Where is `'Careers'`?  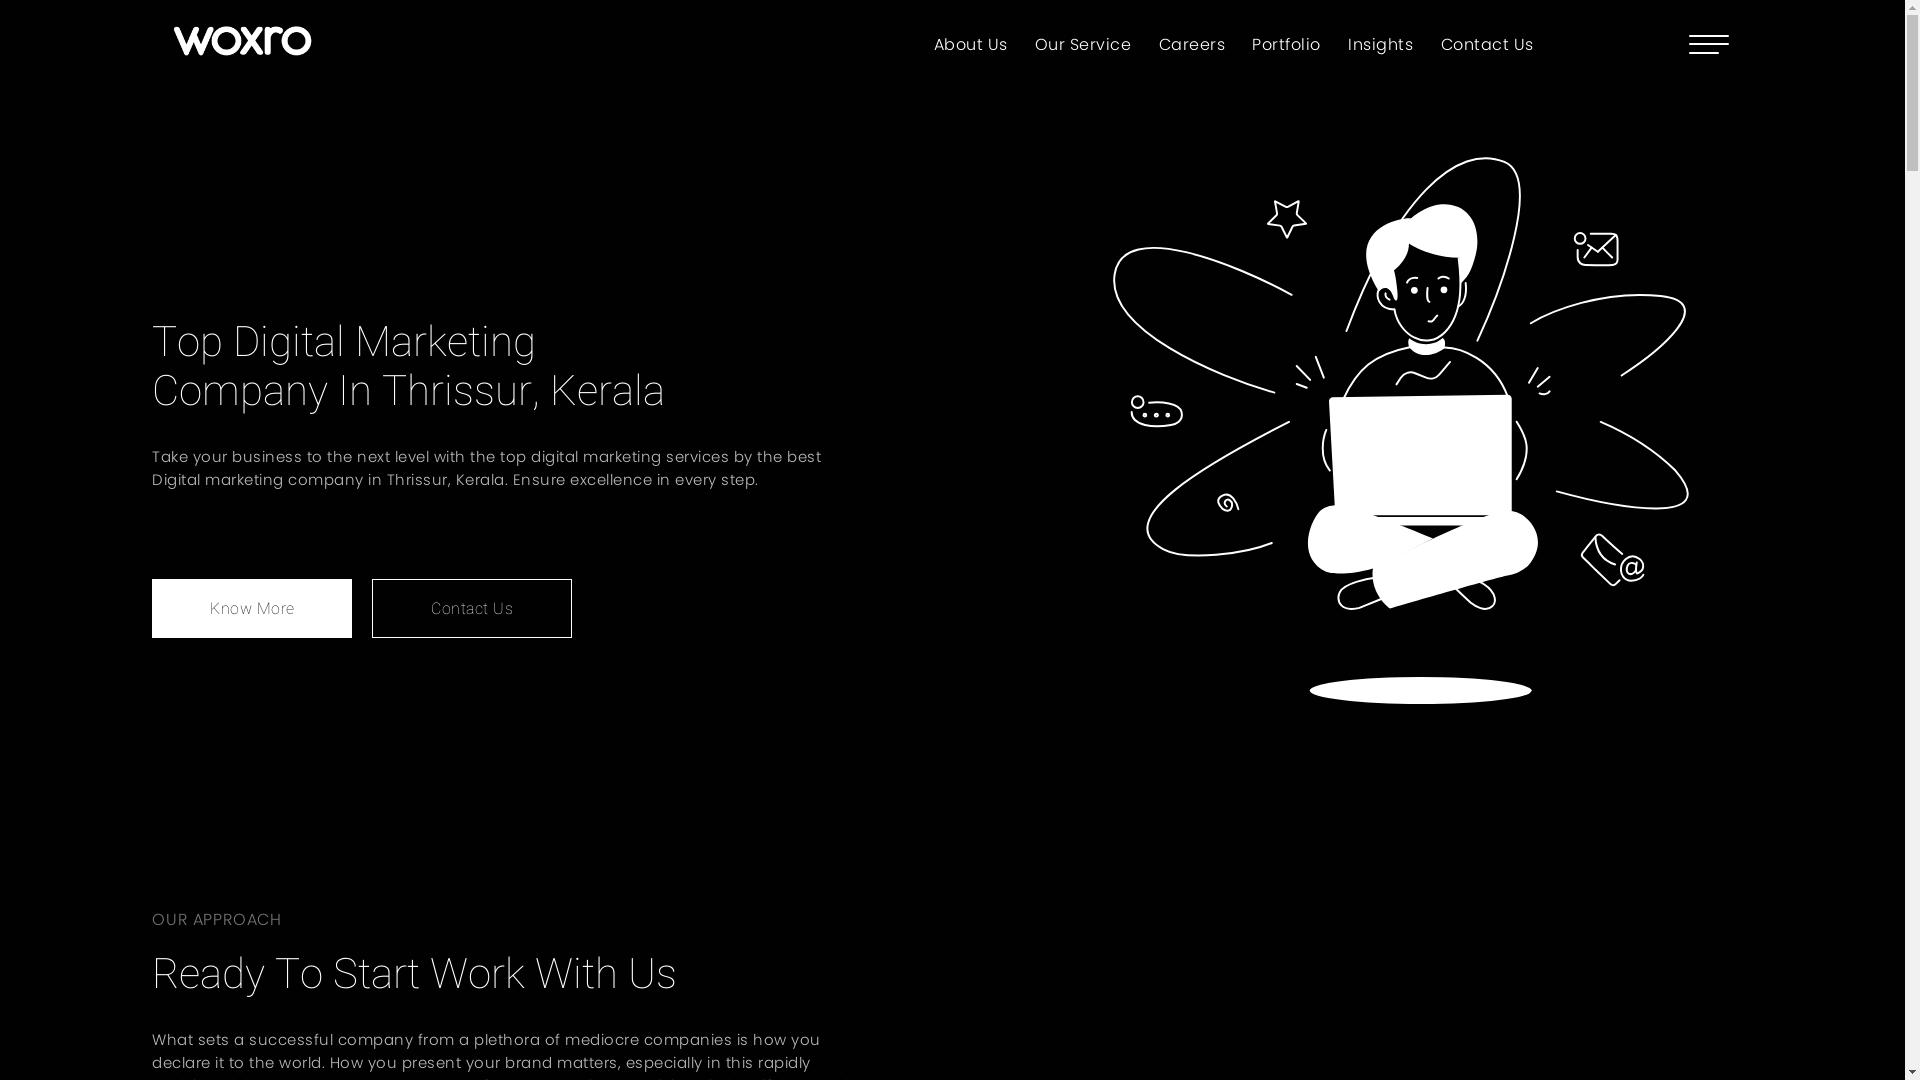 'Careers' is located at coordinates (1192, 43).